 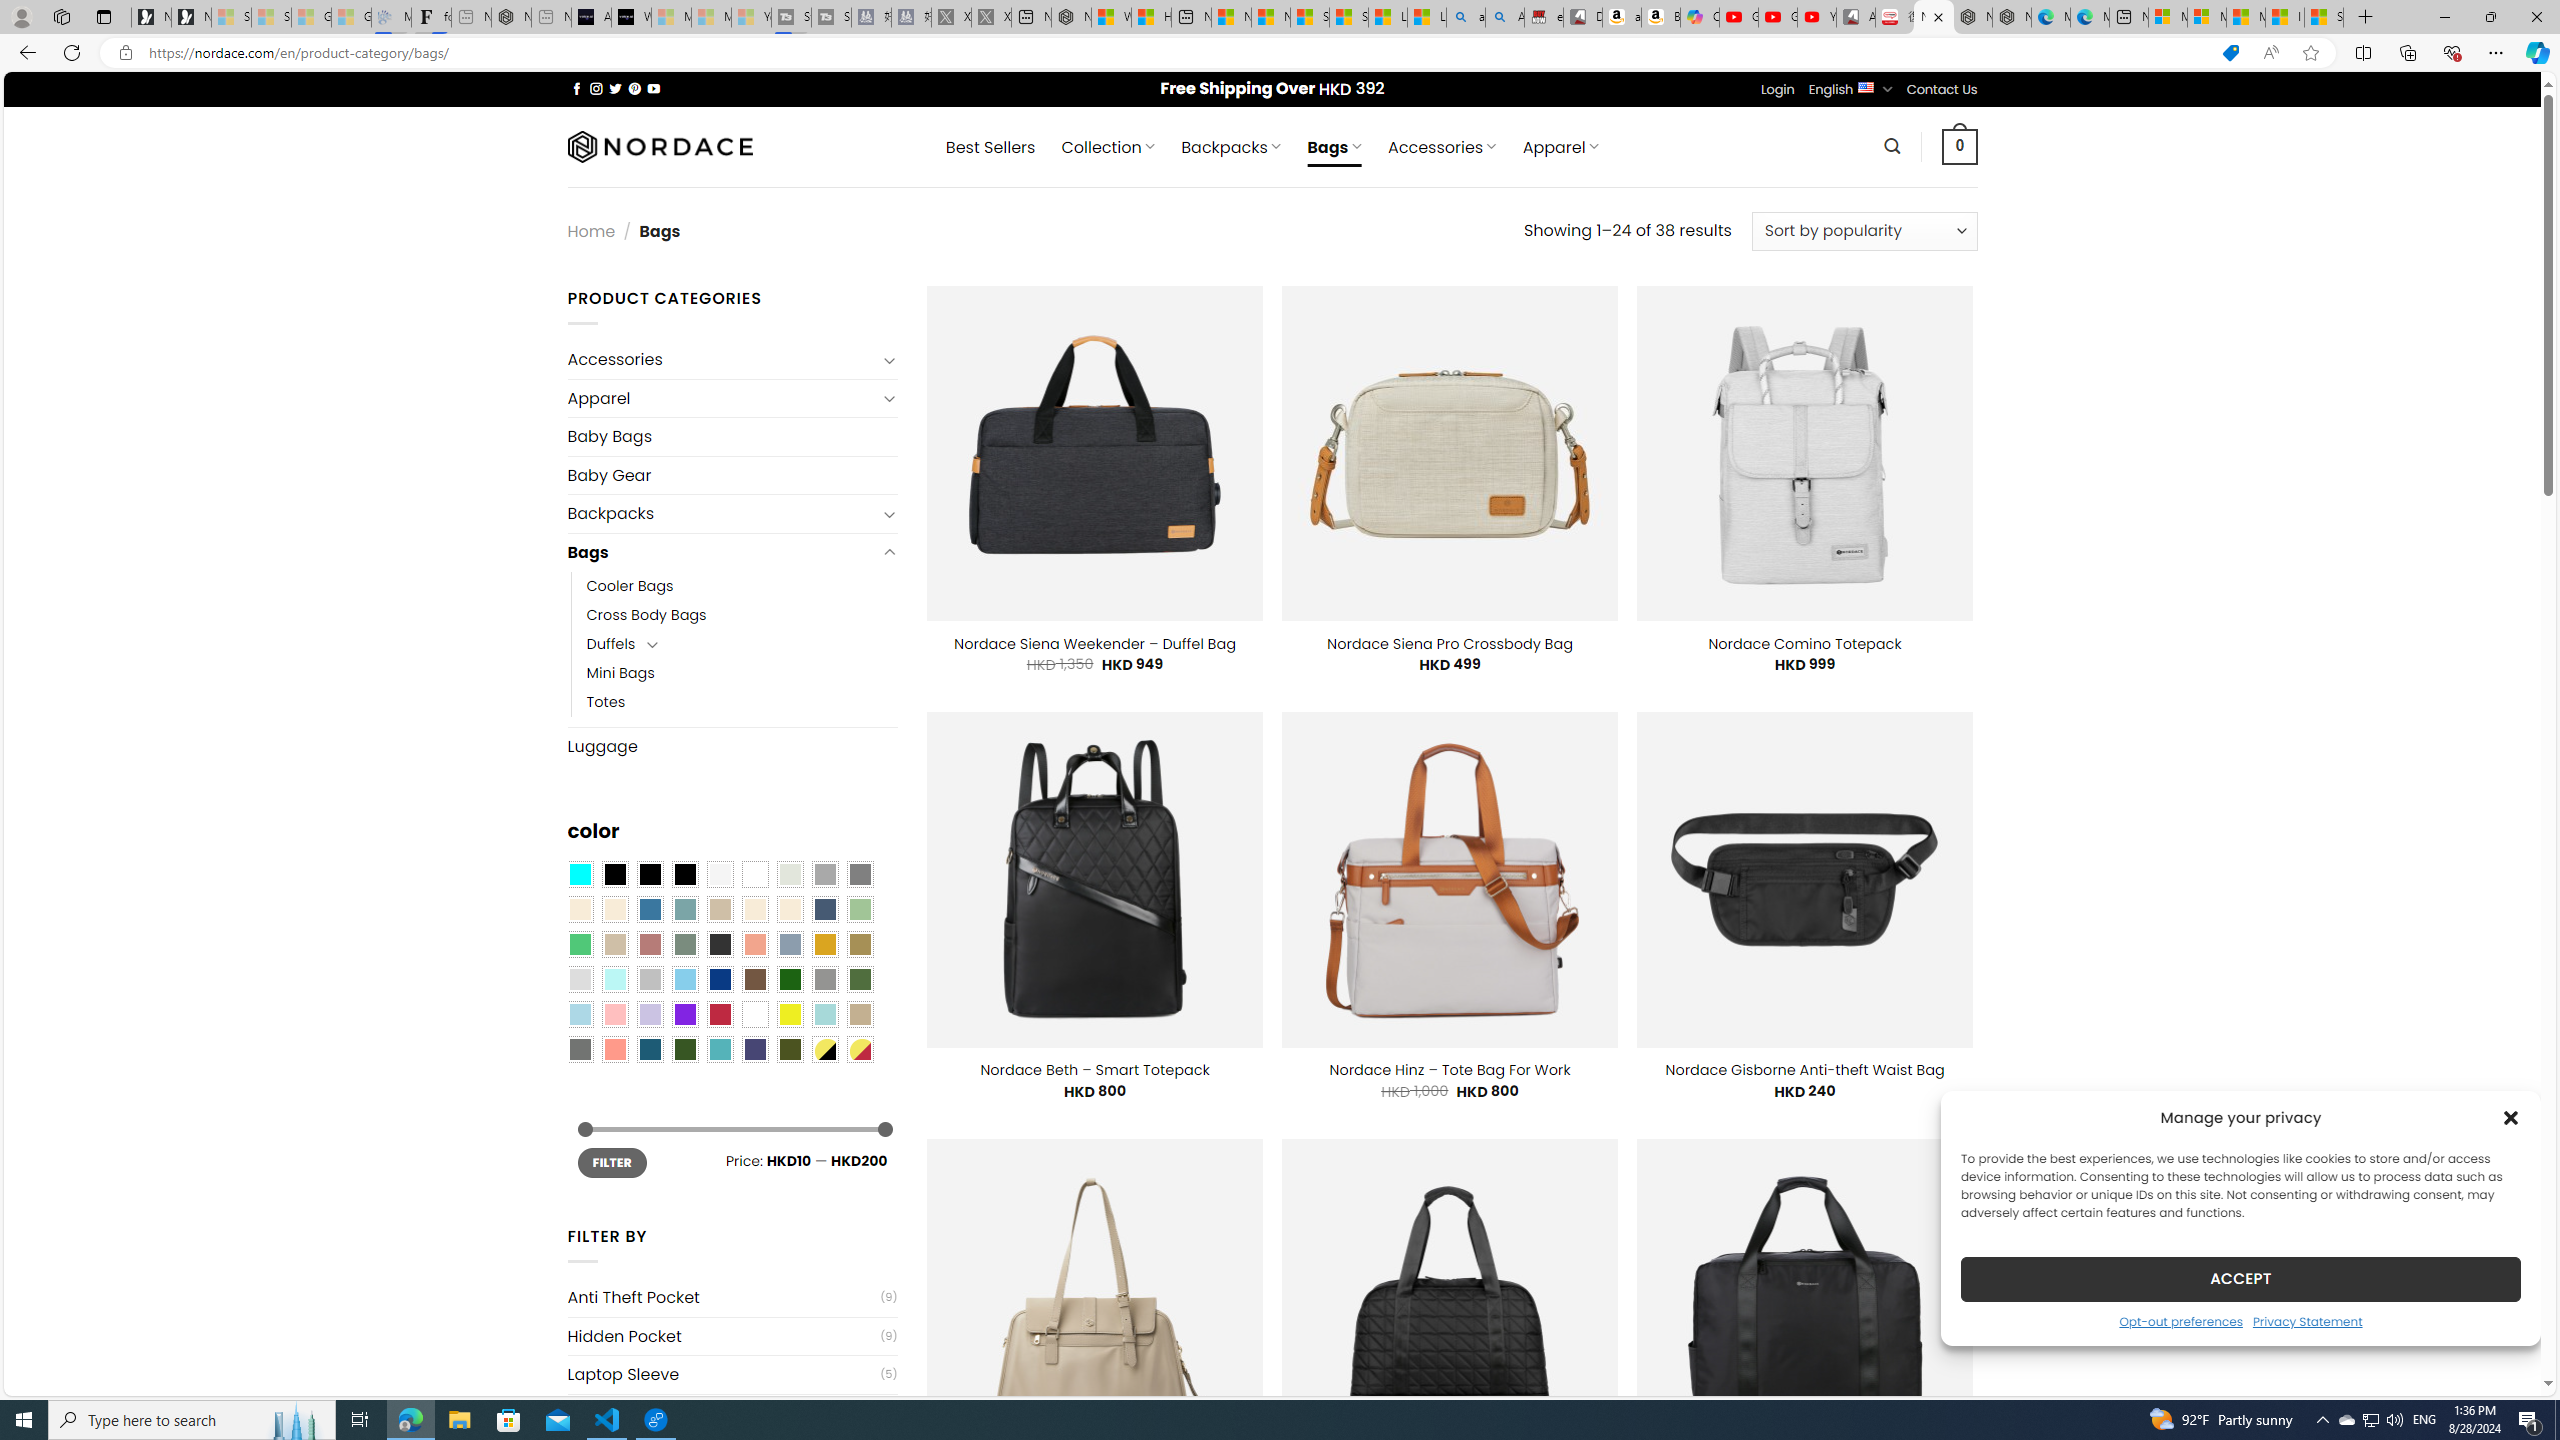 I want to click on 'Login', so click(x=1777, y=88).